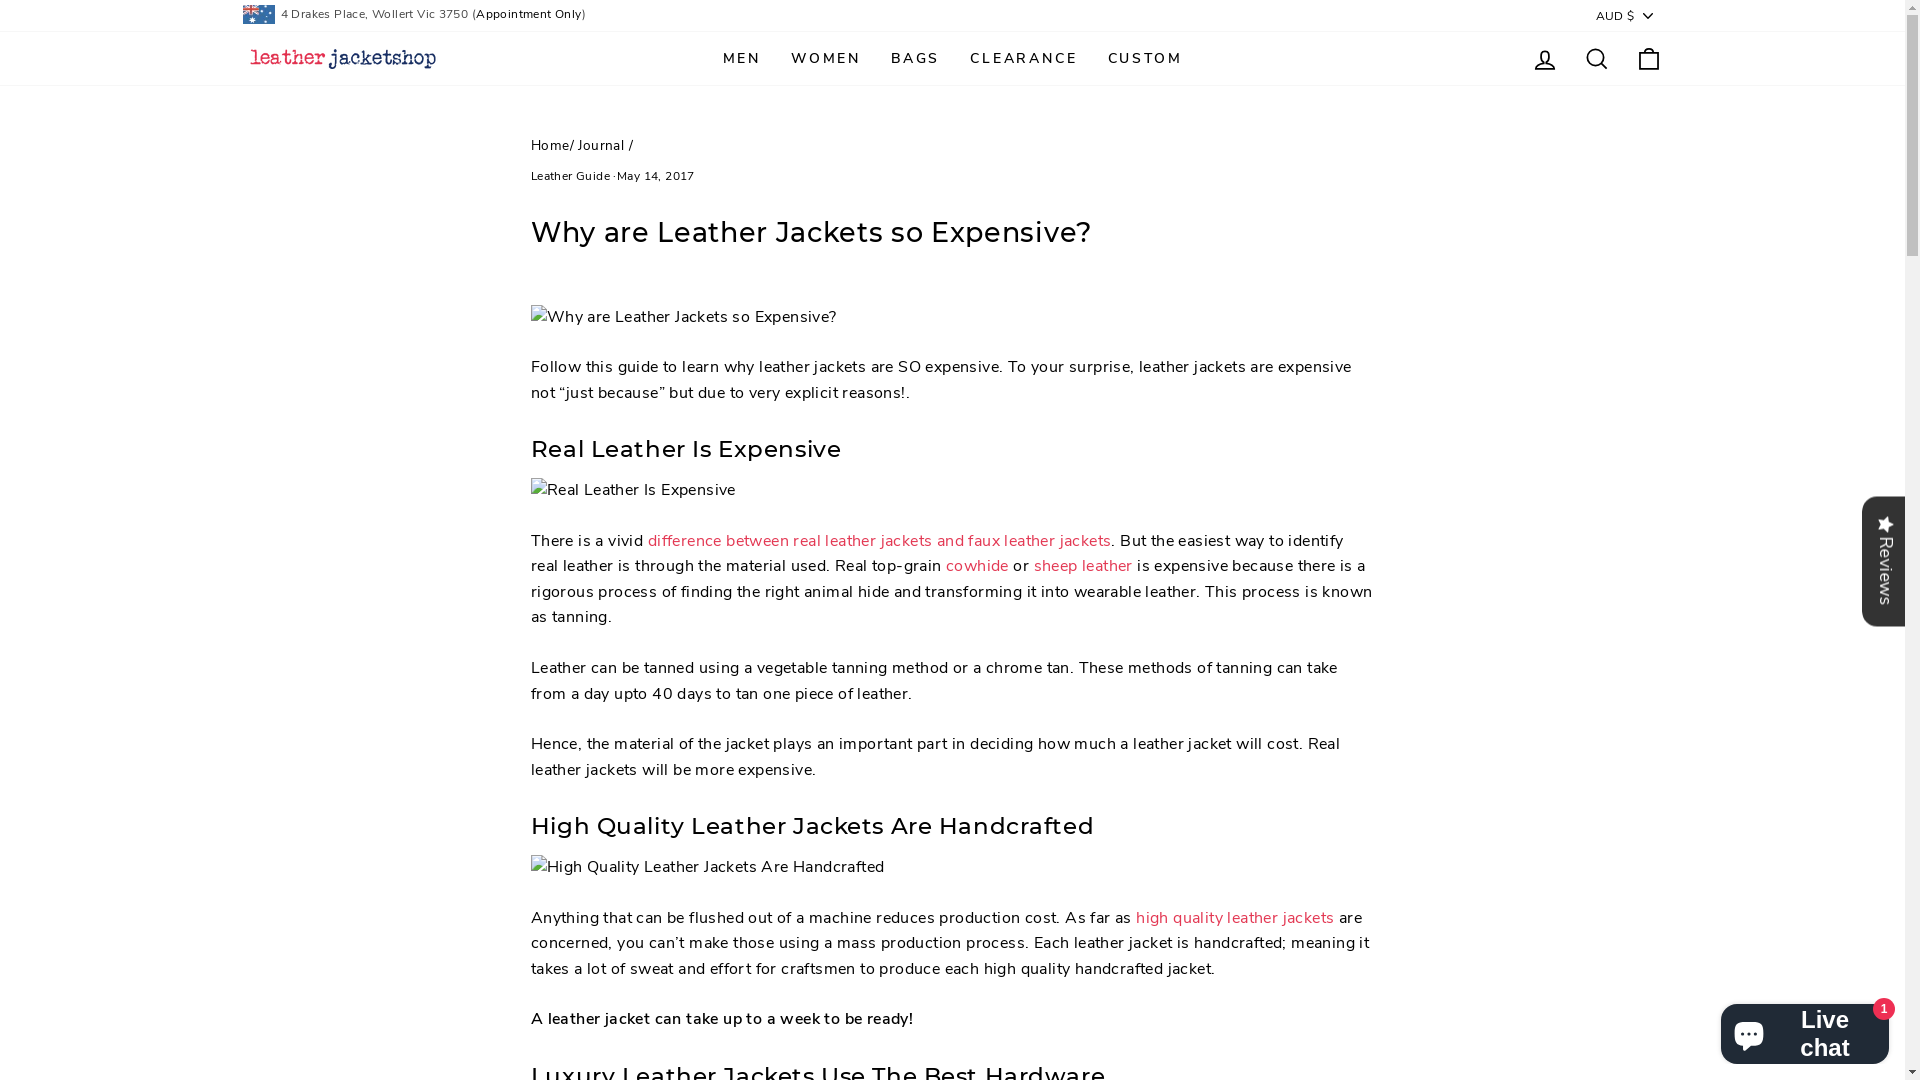 The width and height of the screenshot is (1920, 1080). I want to click on 'Leather Guide', so click(569, 175).